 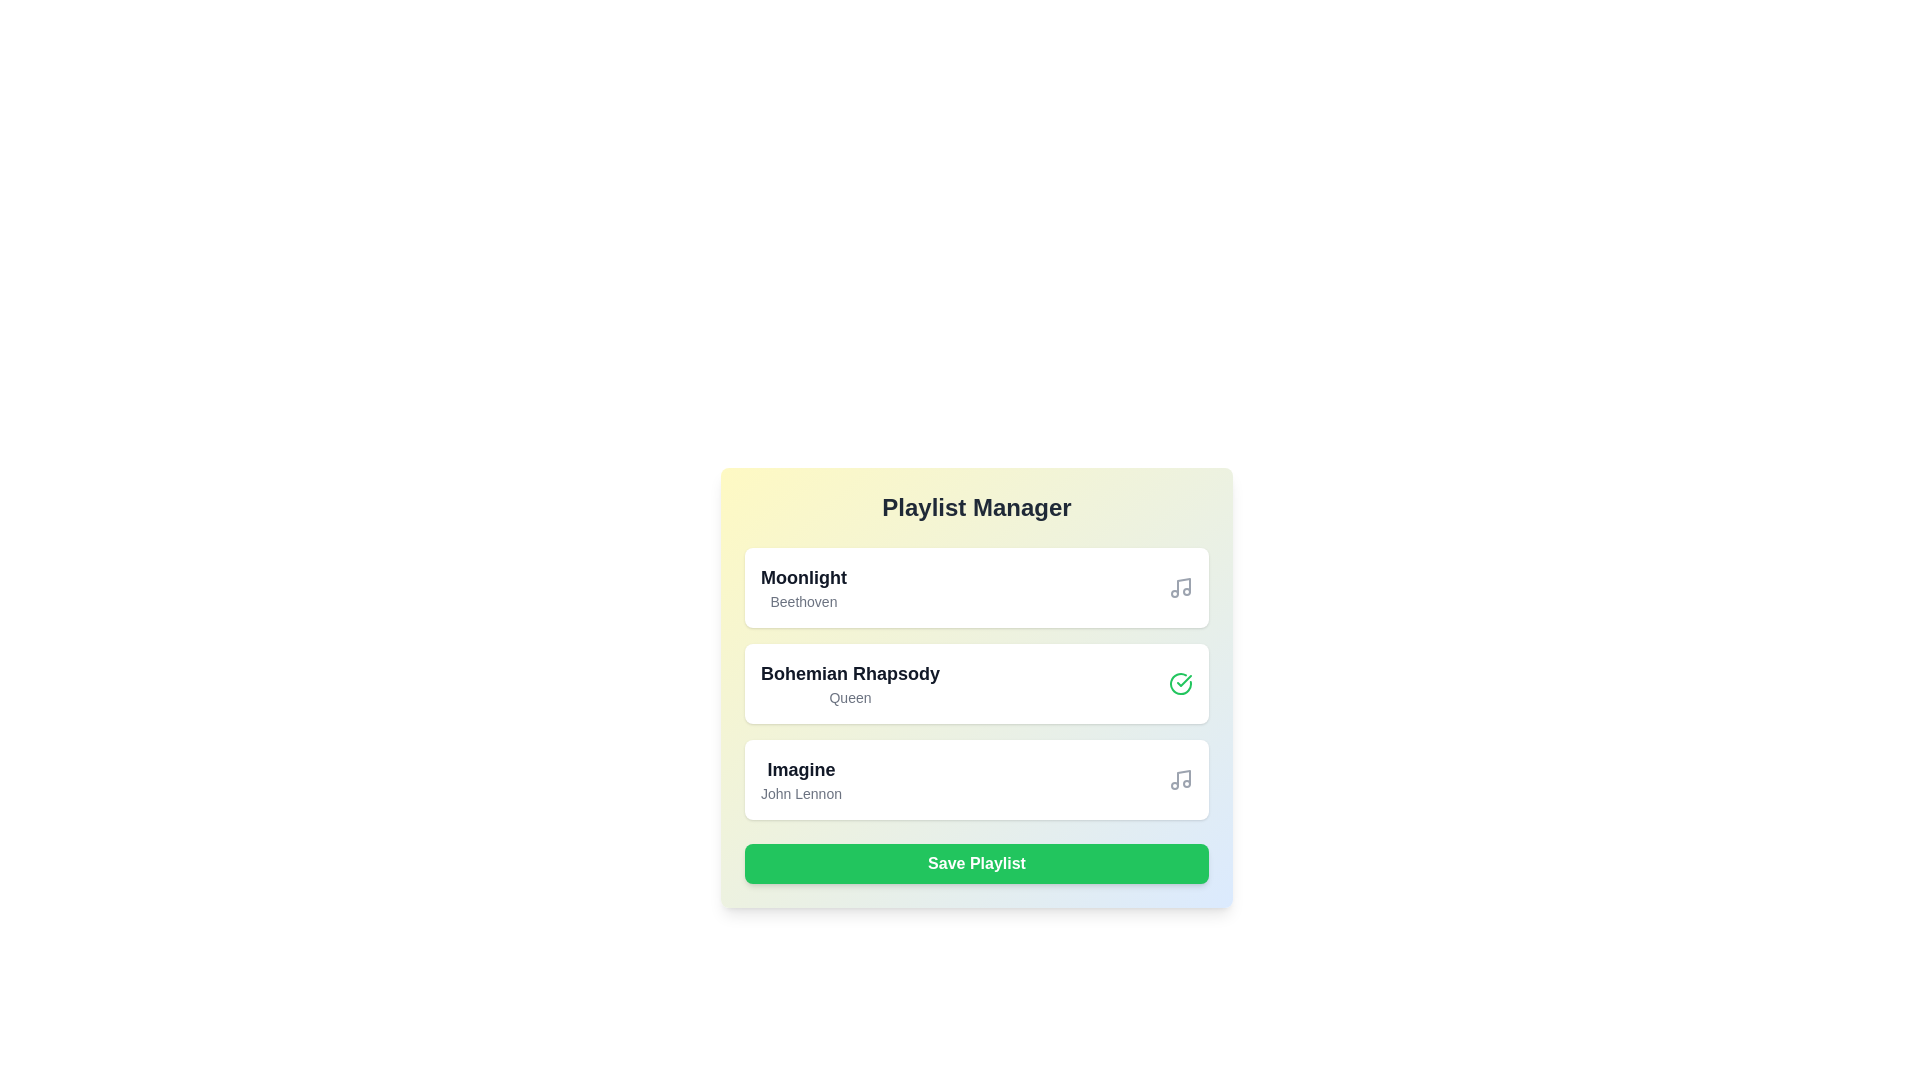 I want to click on the song titled 'Imagine' to inspect its details, so click(x=801, y=778).